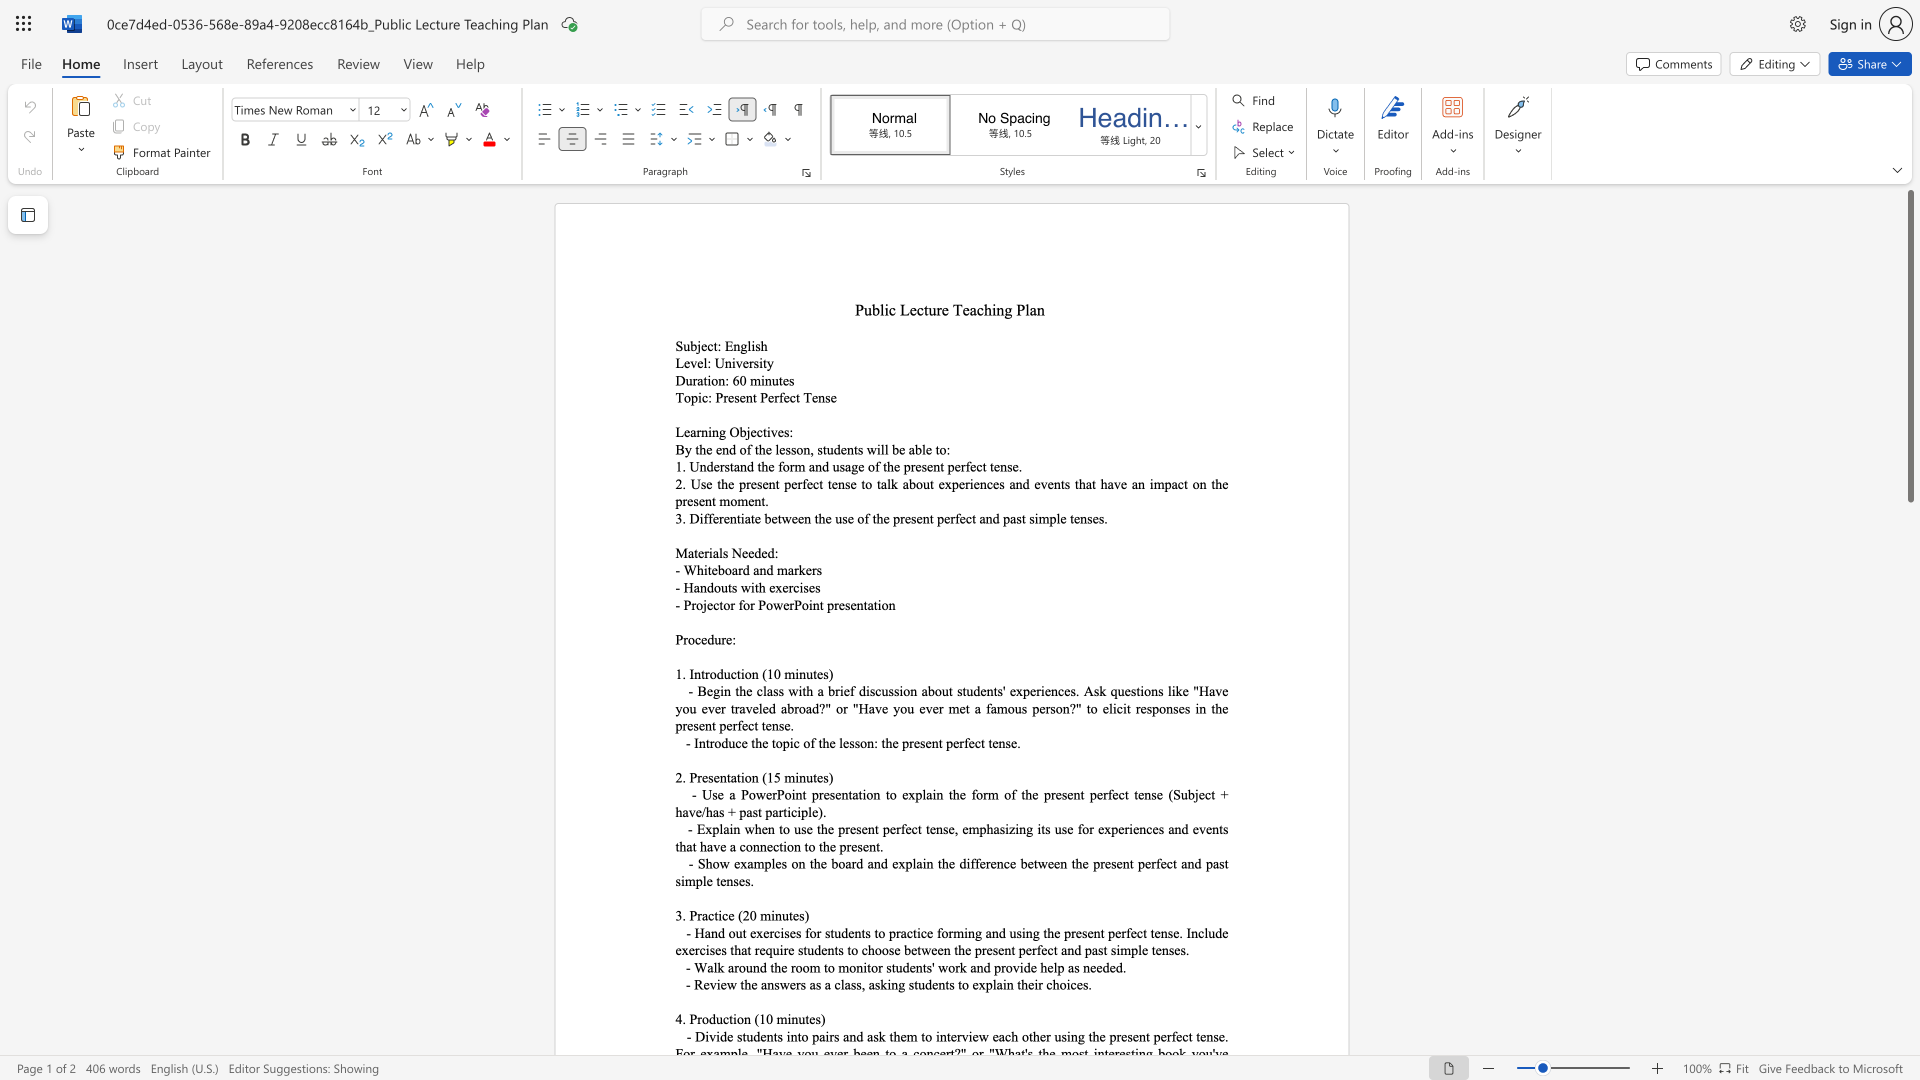 This screenshot has height=1080, width=1920. Describe the element at coordinates (697, 776) in the screenshot. I see `the subset text "resentation (1" within the text "2. Presentation (15 minutes)"` at that location.